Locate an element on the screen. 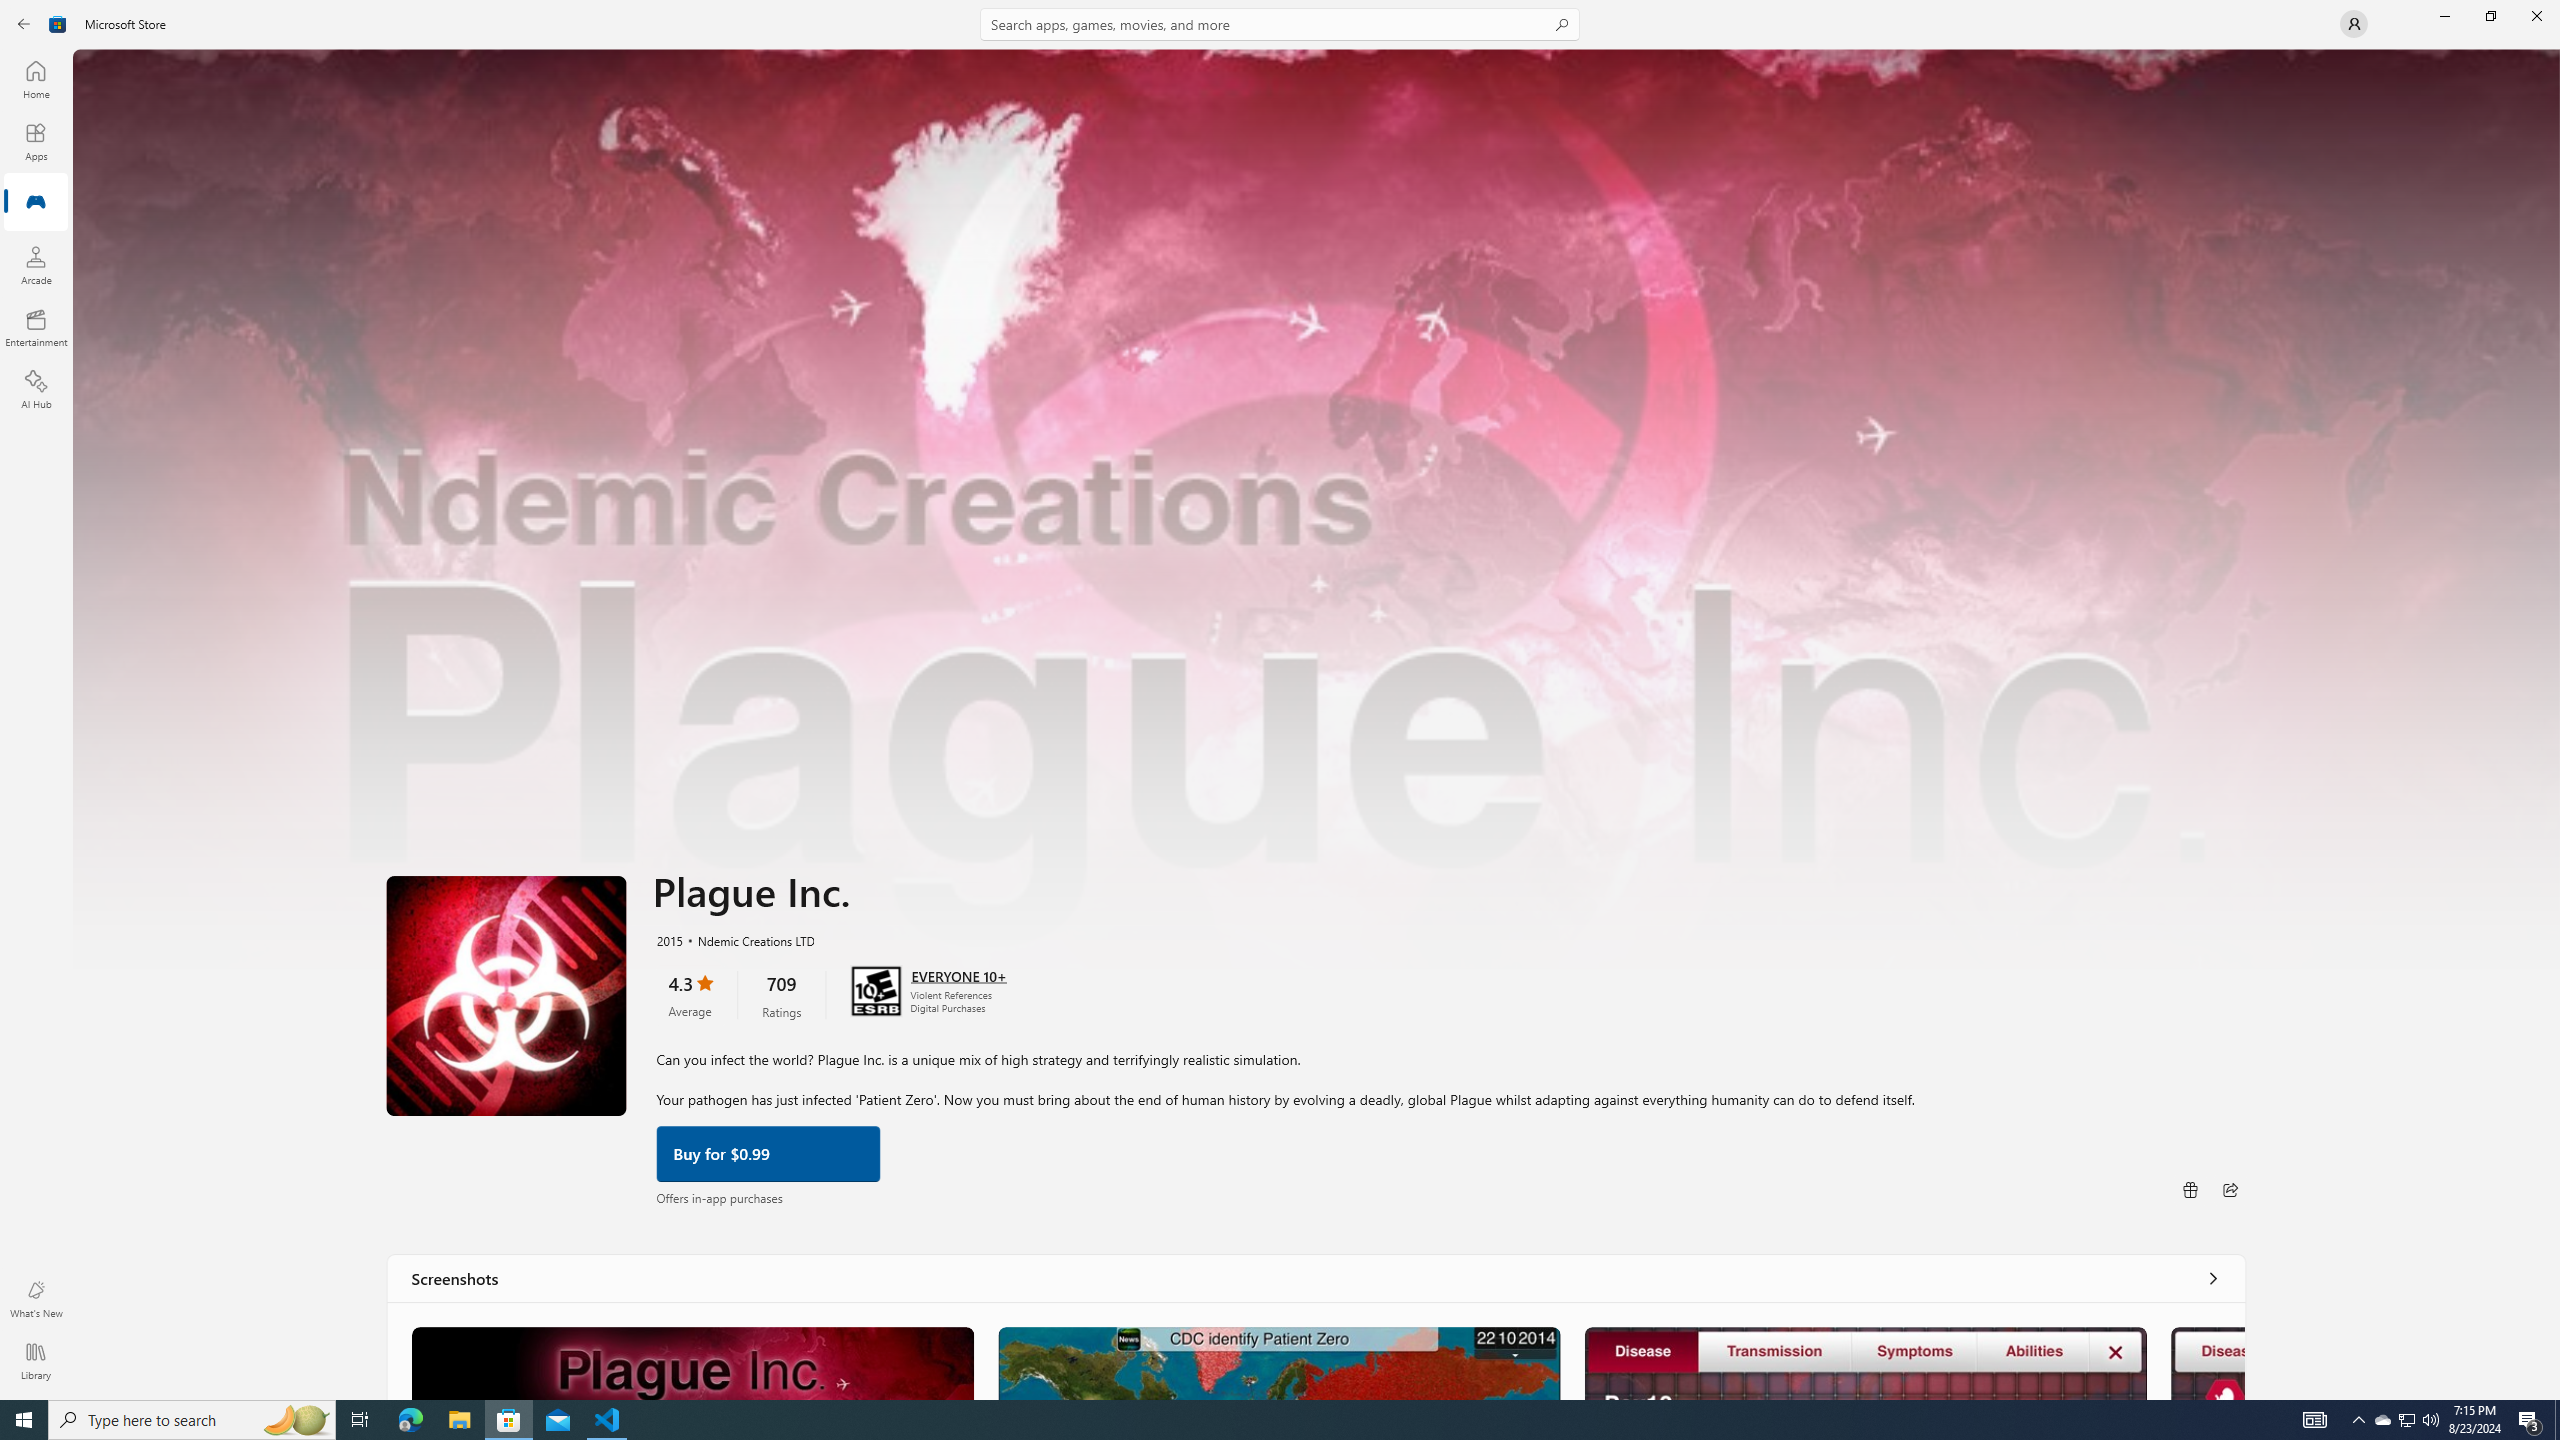  'Apps' is located at coordinates (34, 141).